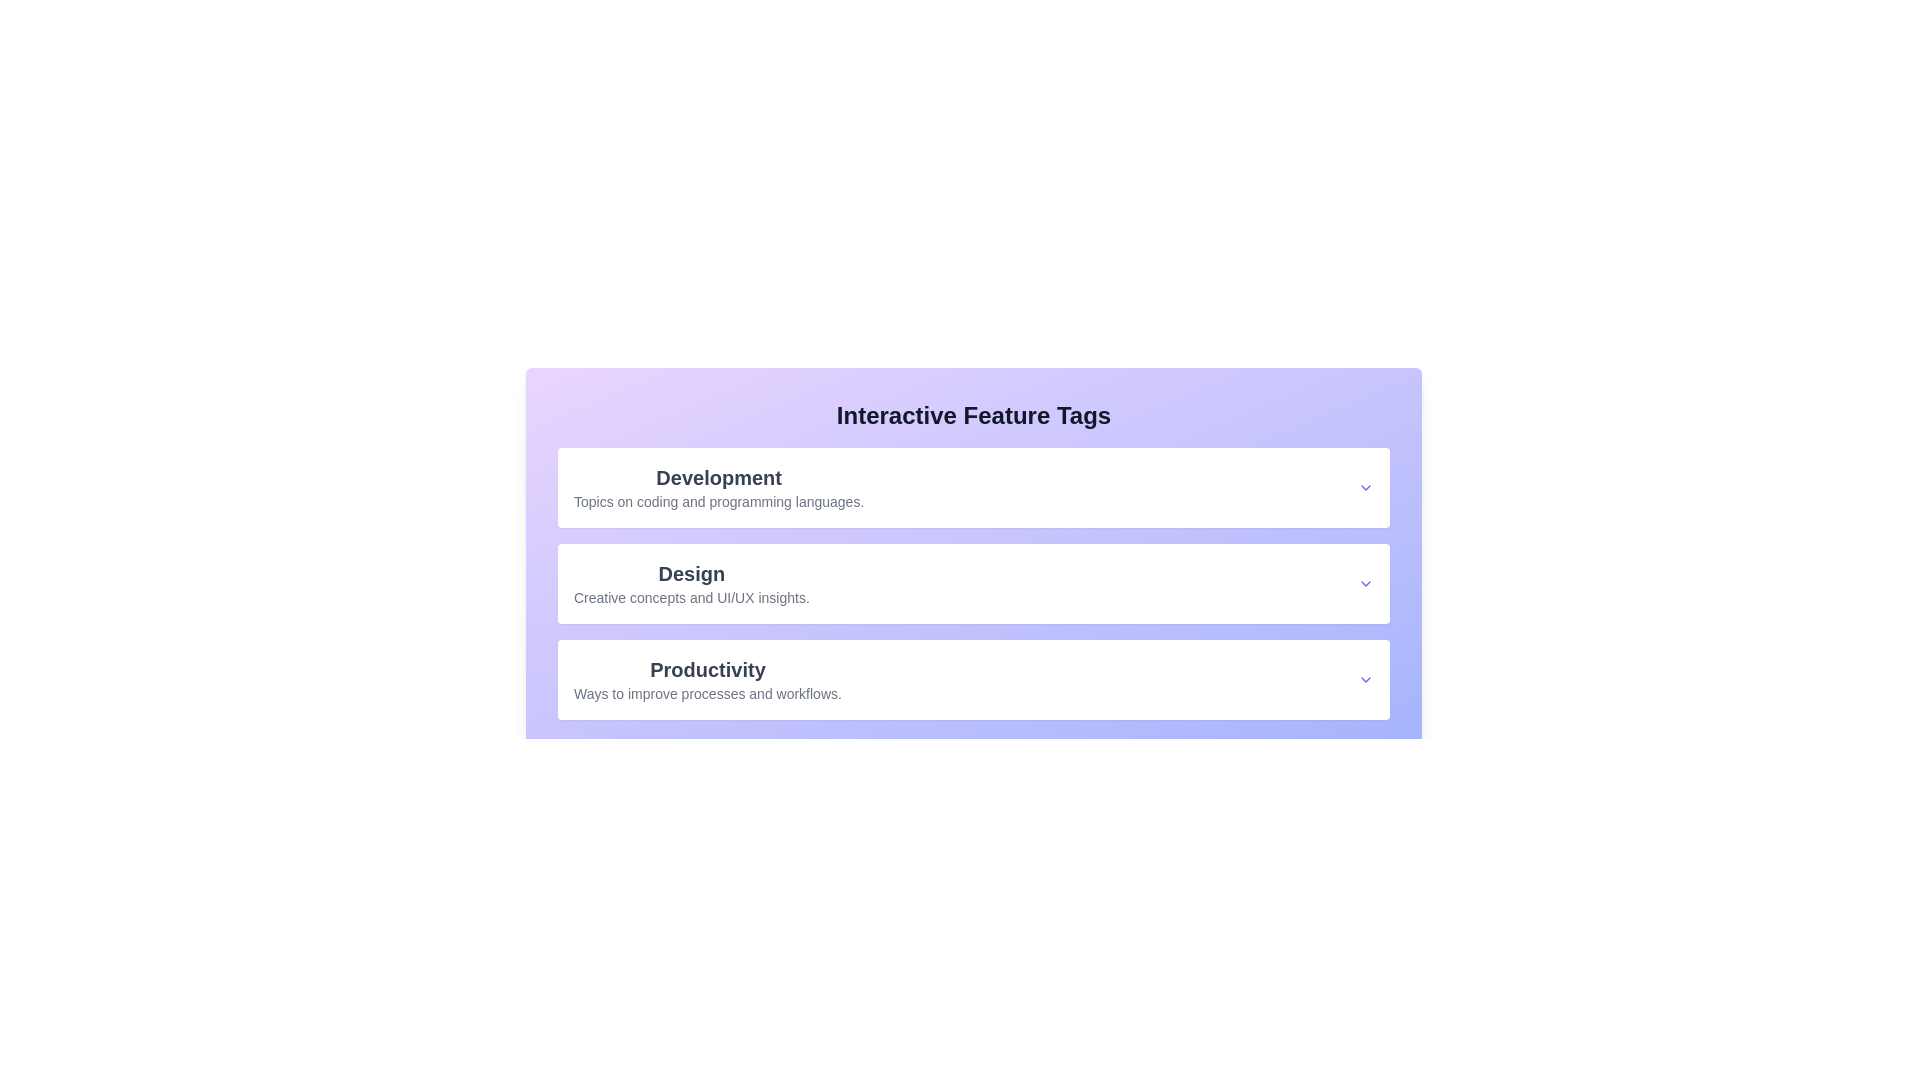 This screenshot has height=1080, width=1920. What do you see at coordinates (707, 670) in the screenshot?
I see `header text labeled 'Productivity', which is styled in bold with a larger font size and dark gray color, positioned above the text 'Ways to improve processes and workflows.'` at bounding box center [707, 670].